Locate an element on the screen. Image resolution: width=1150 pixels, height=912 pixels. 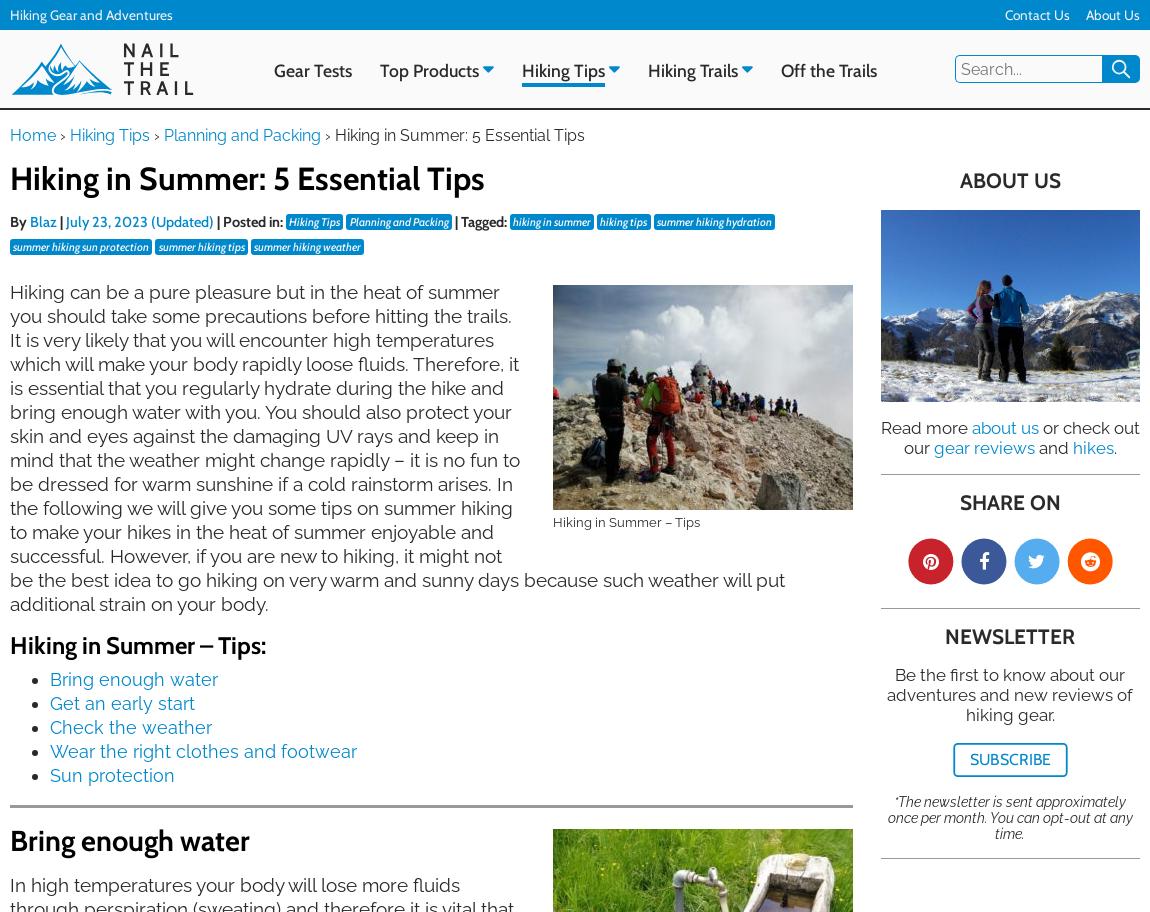
'Get an early start' is located at coordinates (49, 702).